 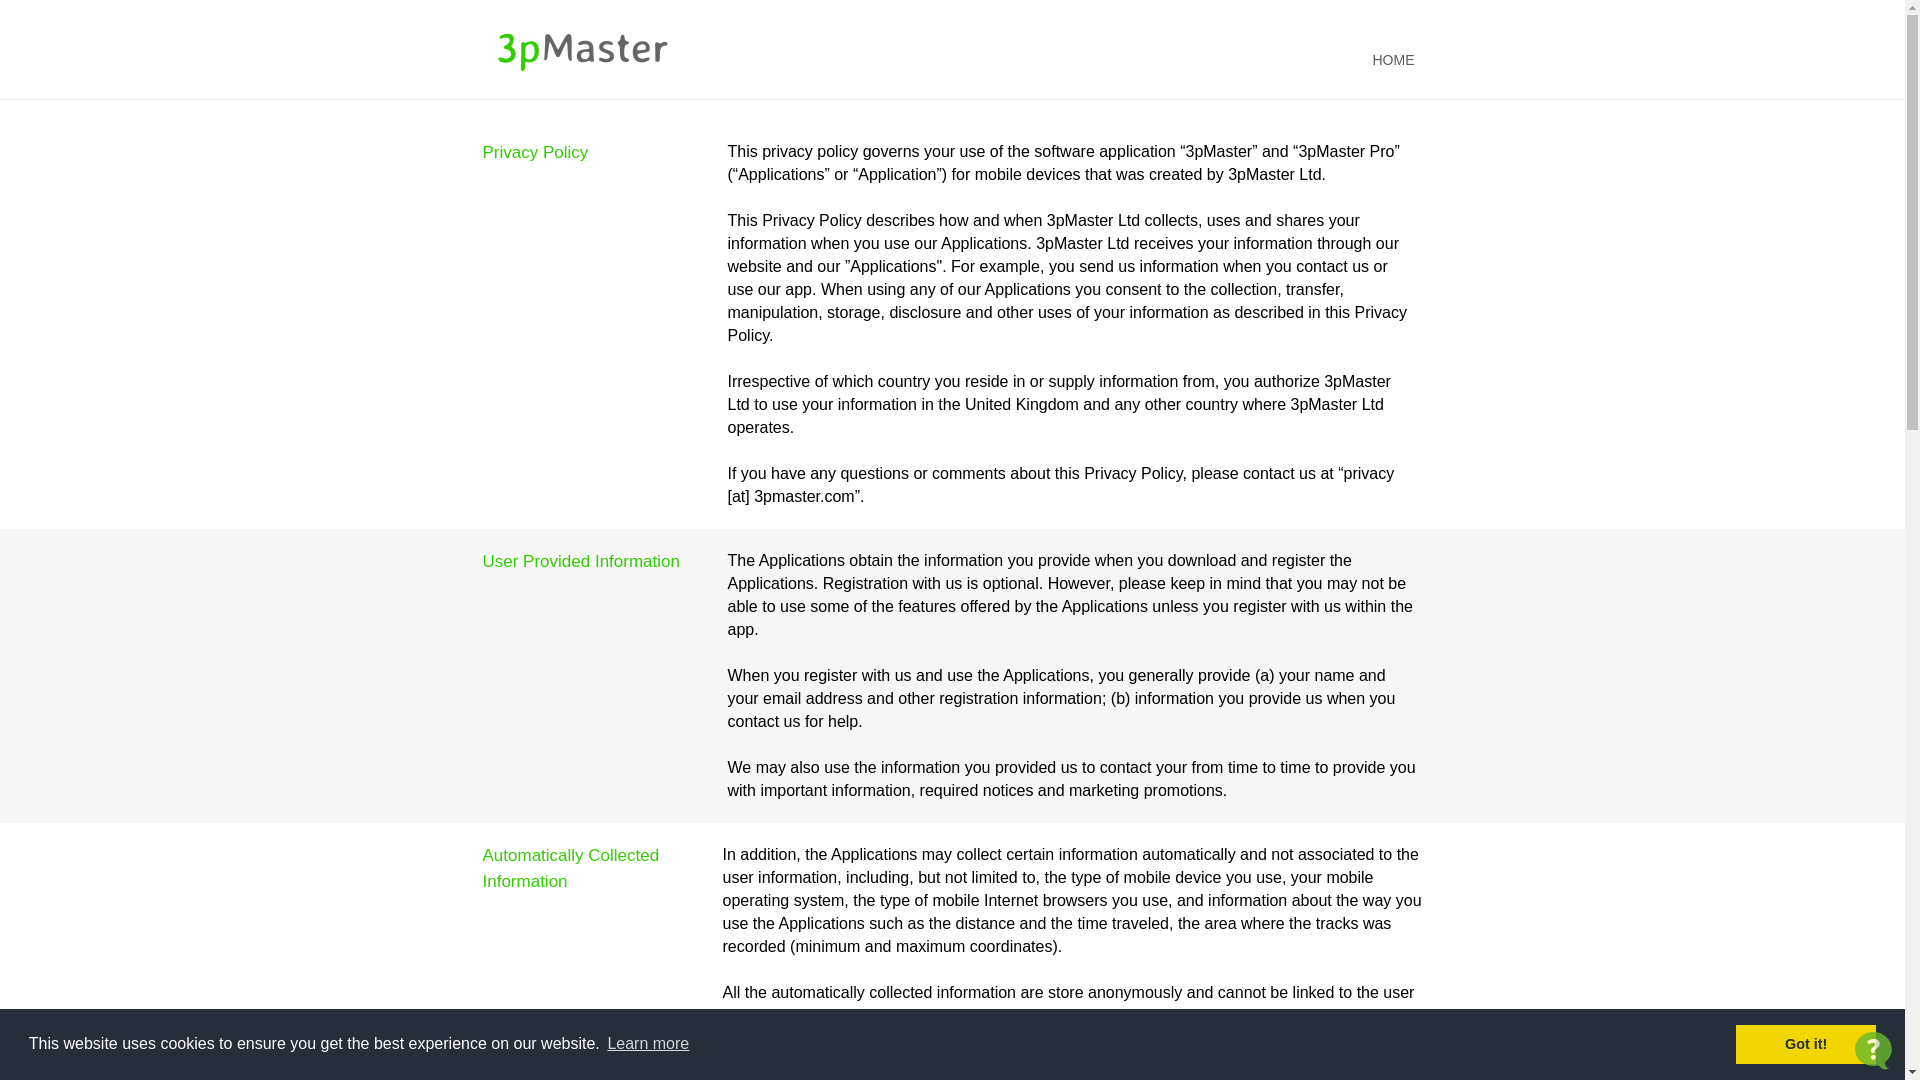 I want to click on 'Got it!', so click(x=1805, y=1043).